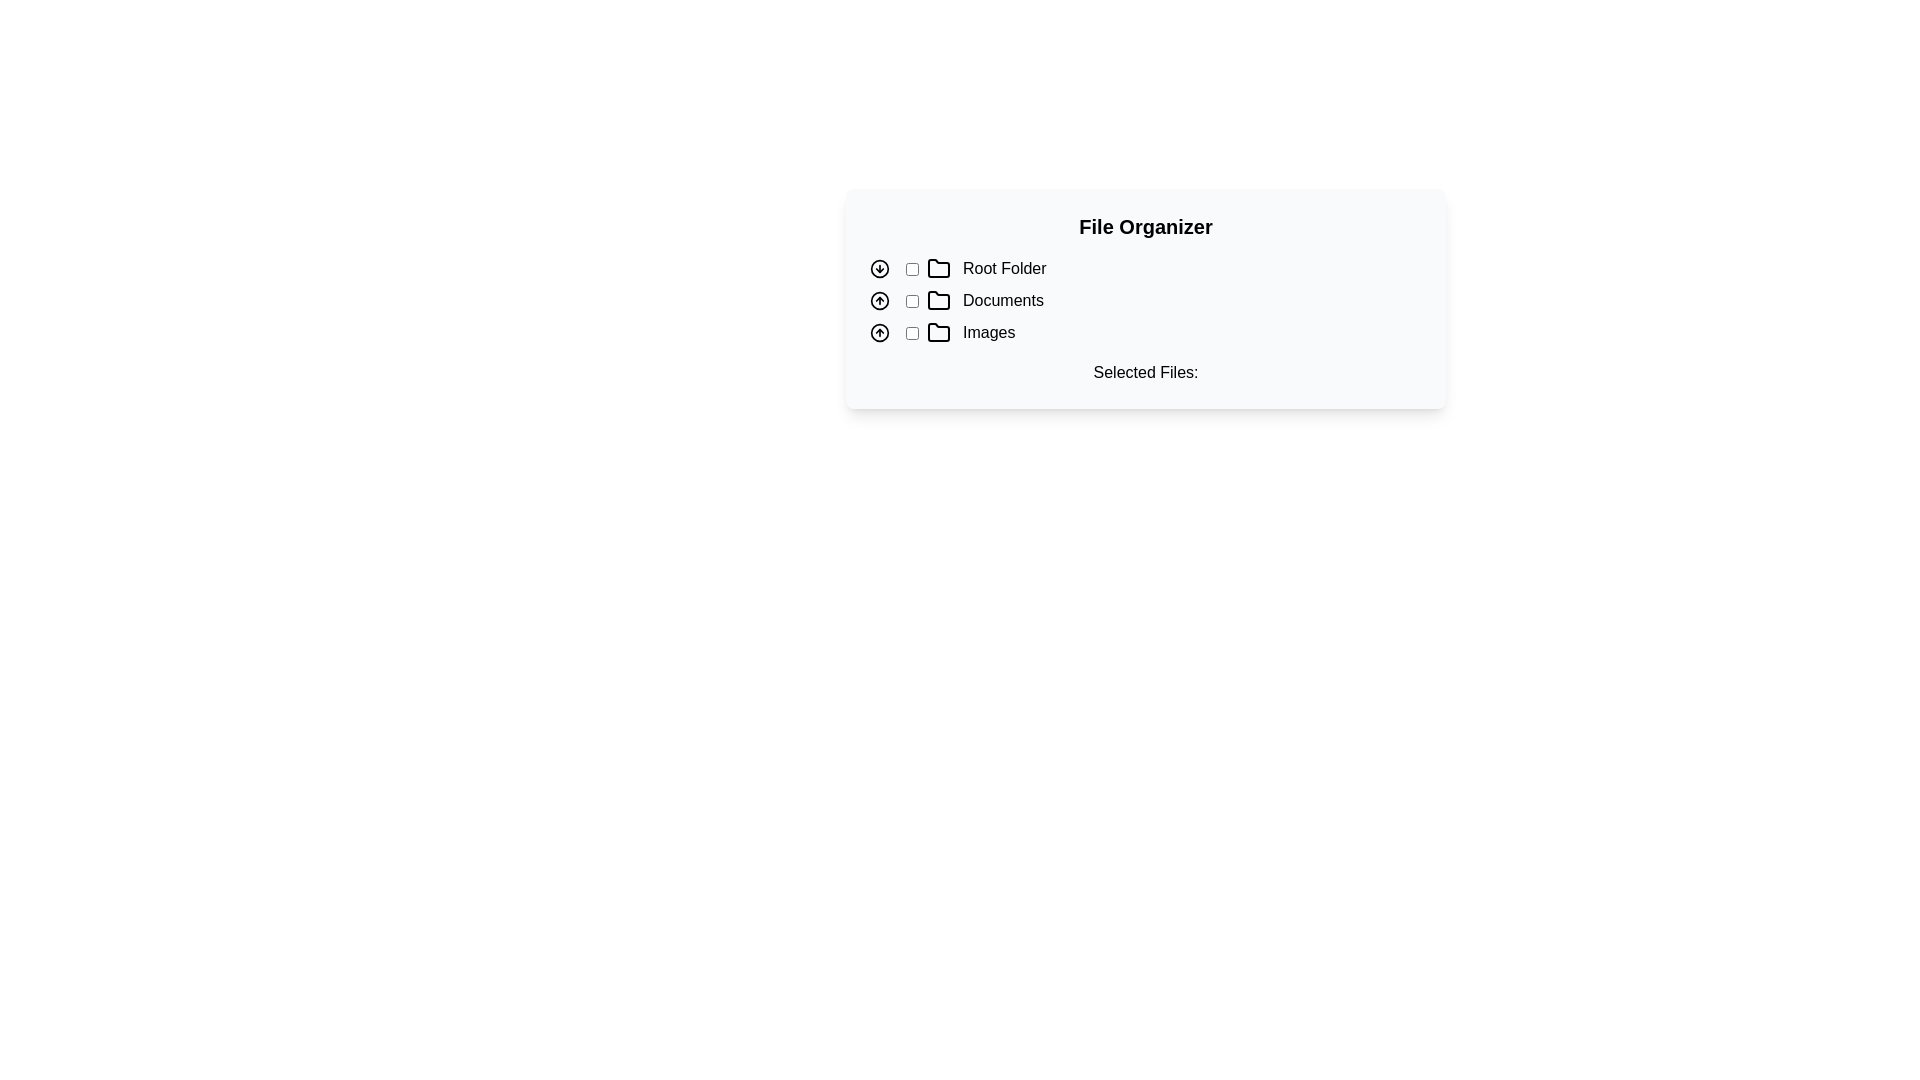  Describe the element at coordinates (911, 331) in the screenshot. I see `the checkbox that is located next to the text 'Images' in the File Organizer section, which is the third checkbox in a vertical list` at that location.